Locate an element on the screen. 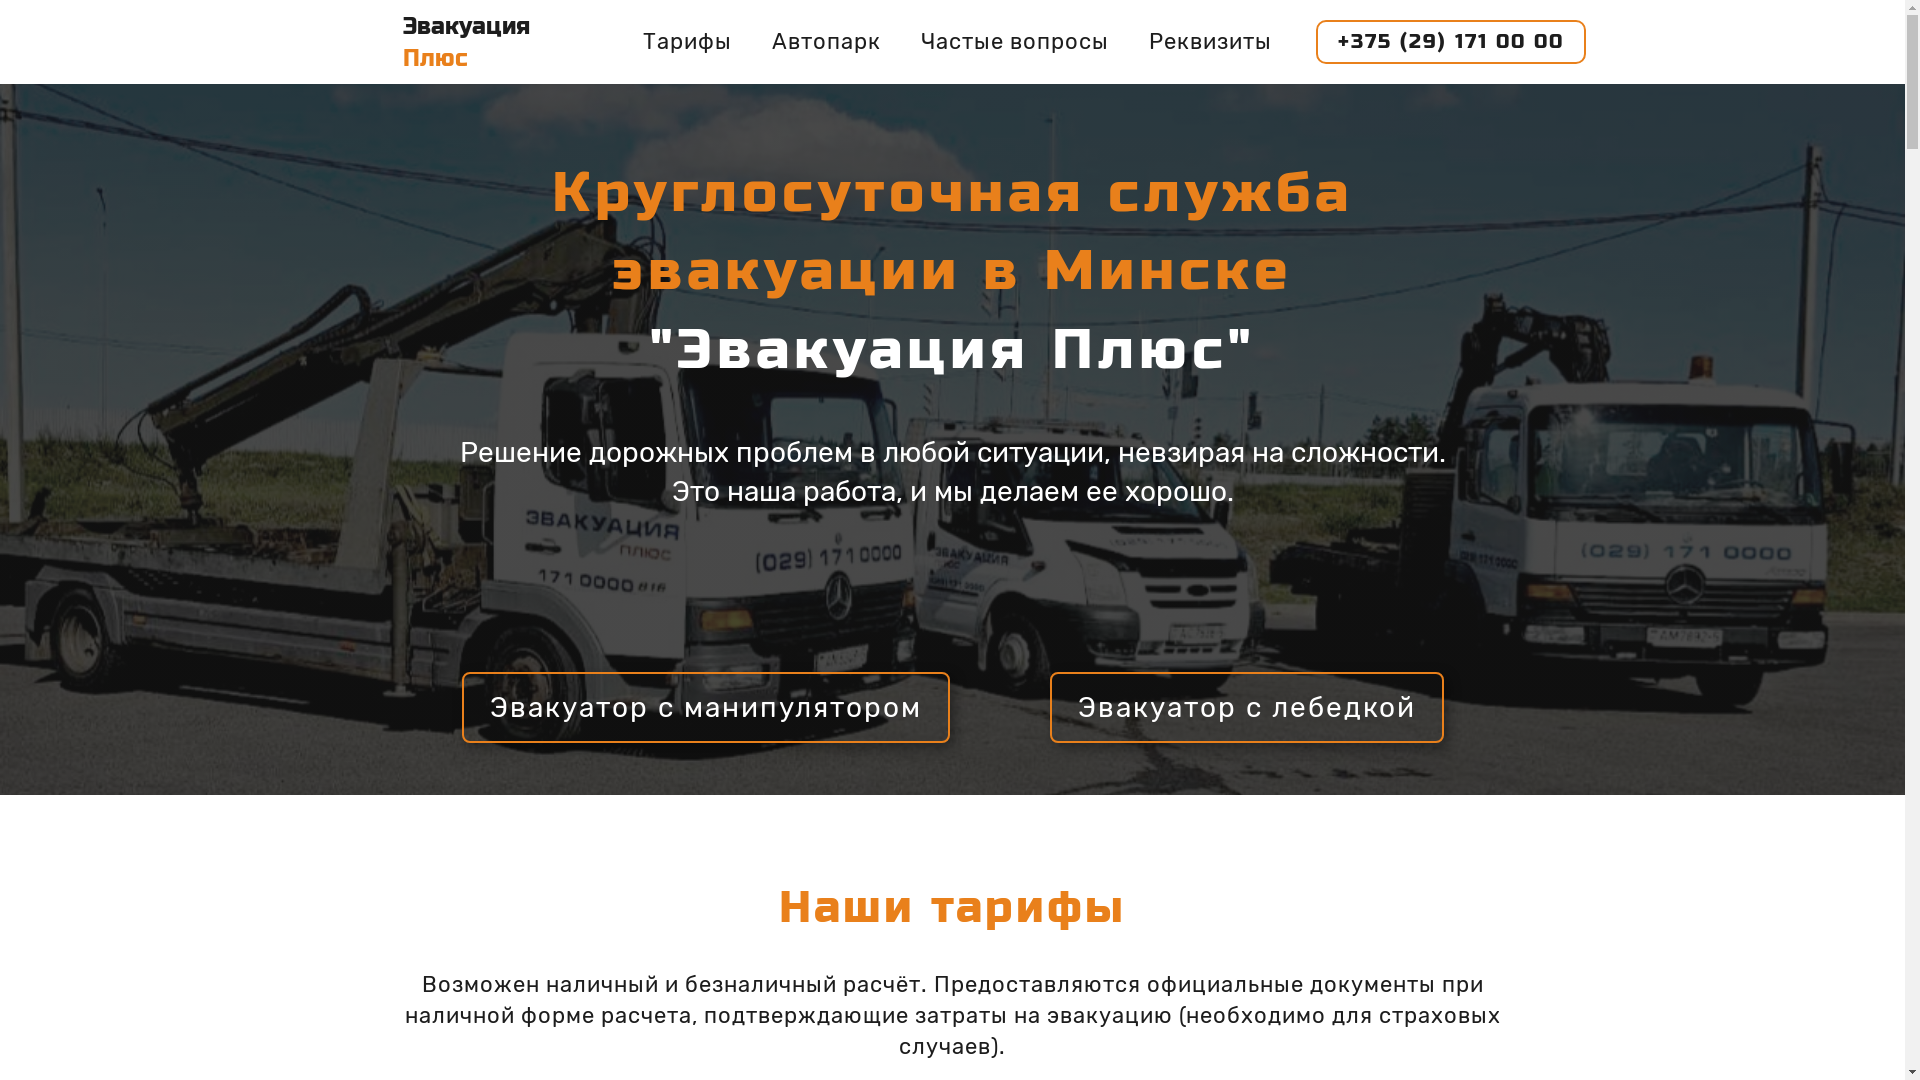 This screenshot has height=1080, width=1920. '+375 (29) 171 00 00' is located at coordinates (1450, 42).